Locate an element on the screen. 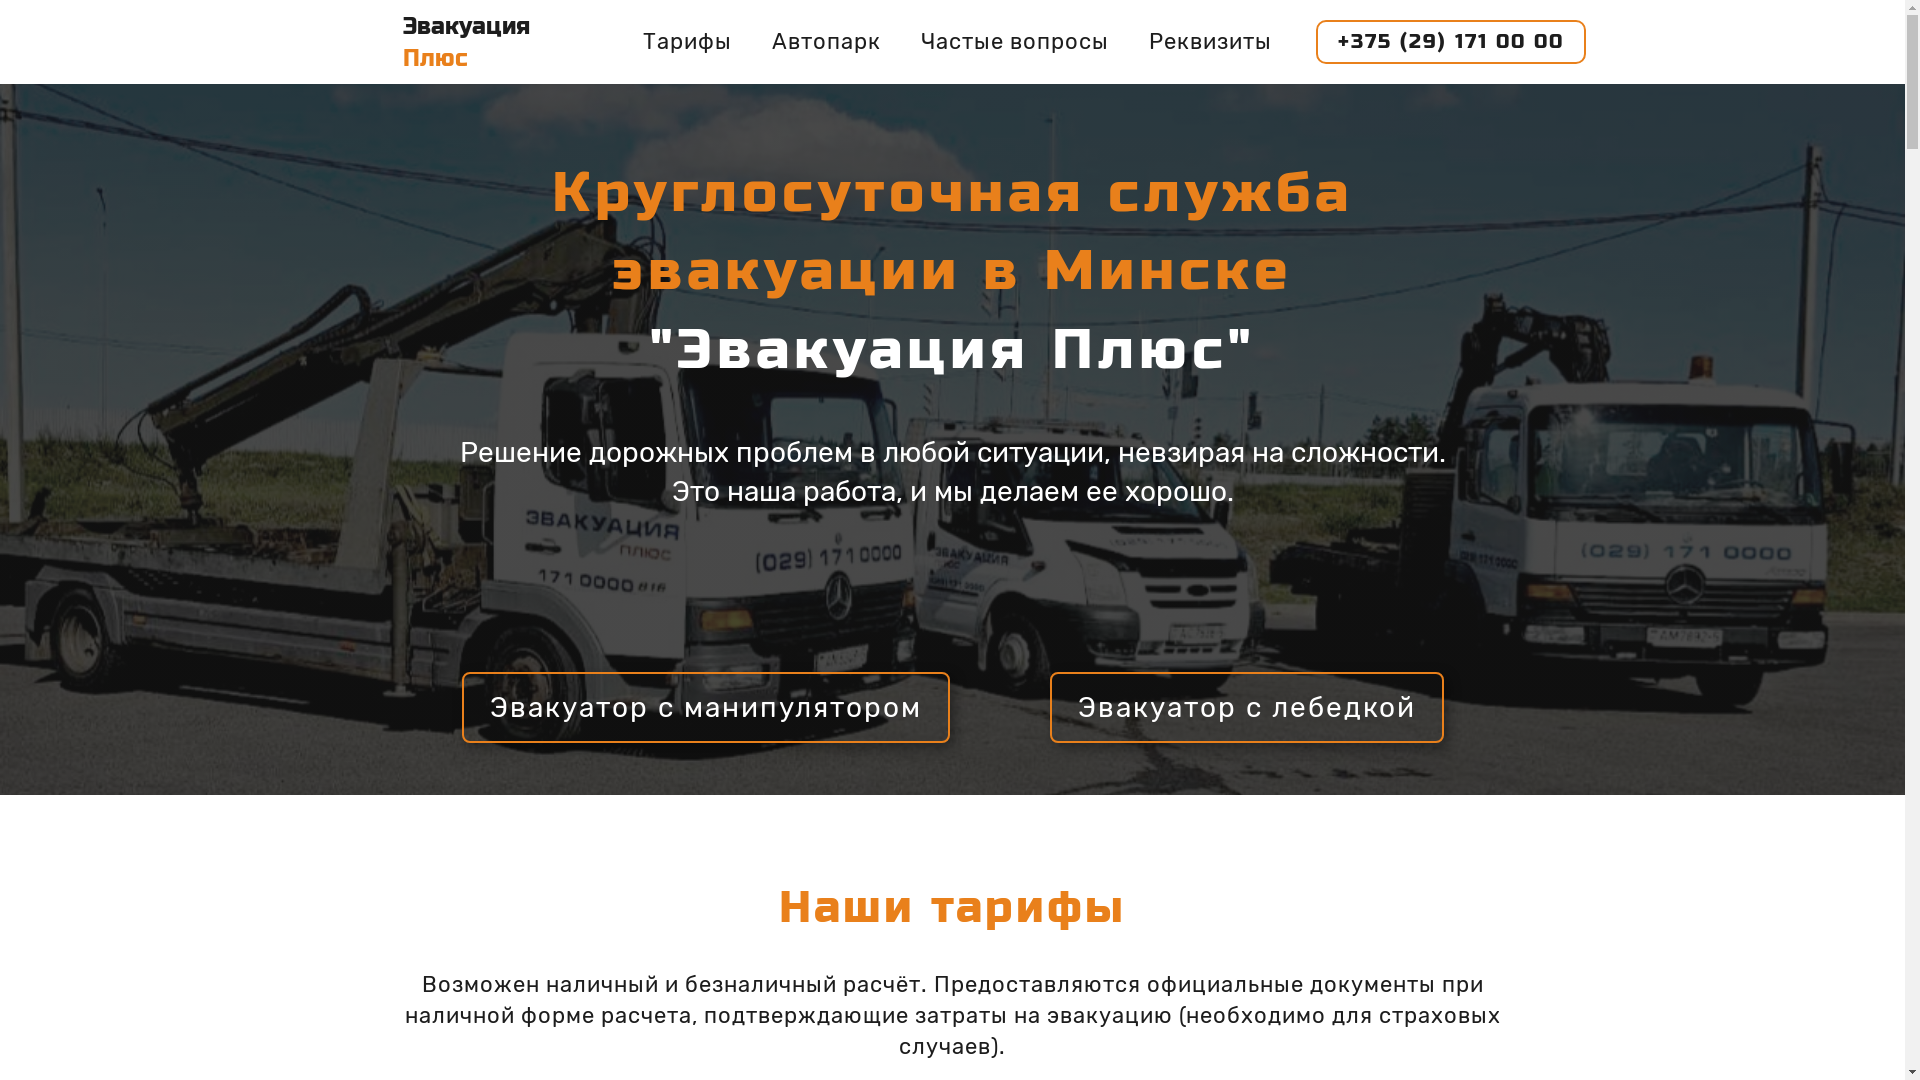 This screenshot has height=1080, width=1920. '+375 (29) 171 00 00' is located at coordinates (1450, 42).